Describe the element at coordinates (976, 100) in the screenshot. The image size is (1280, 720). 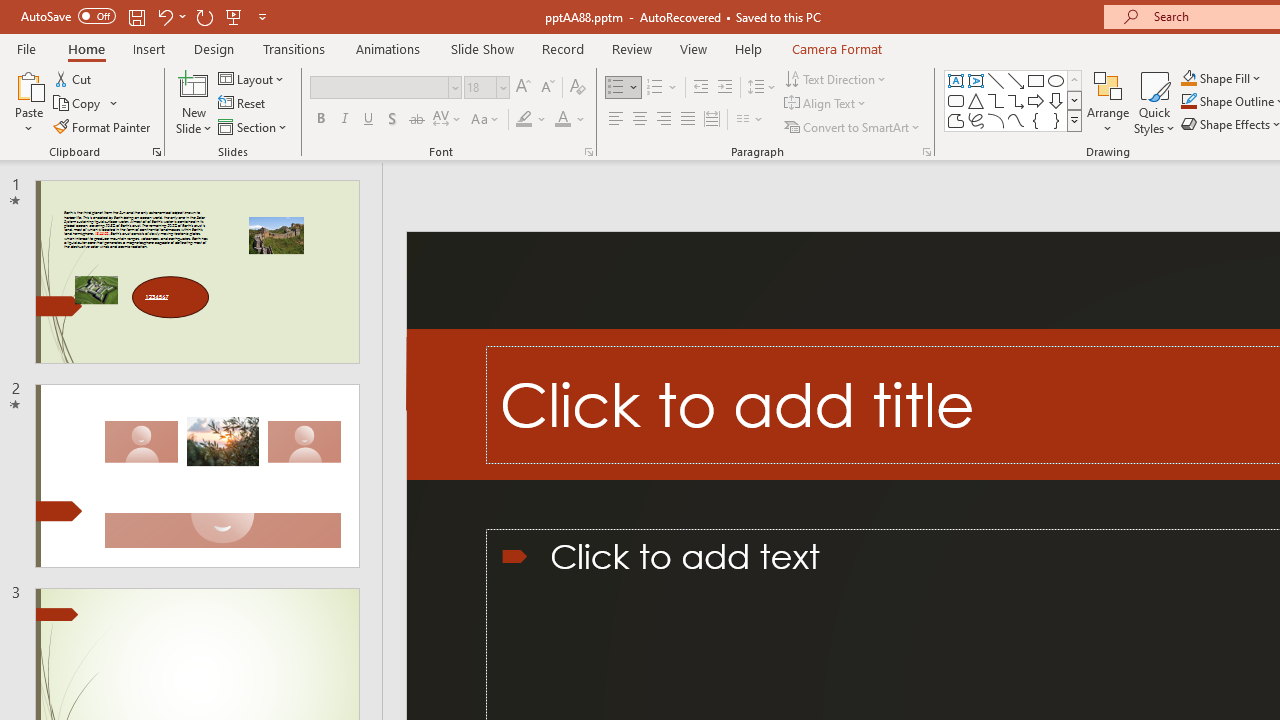
I see `'Isosceles Triangle'` at that location.